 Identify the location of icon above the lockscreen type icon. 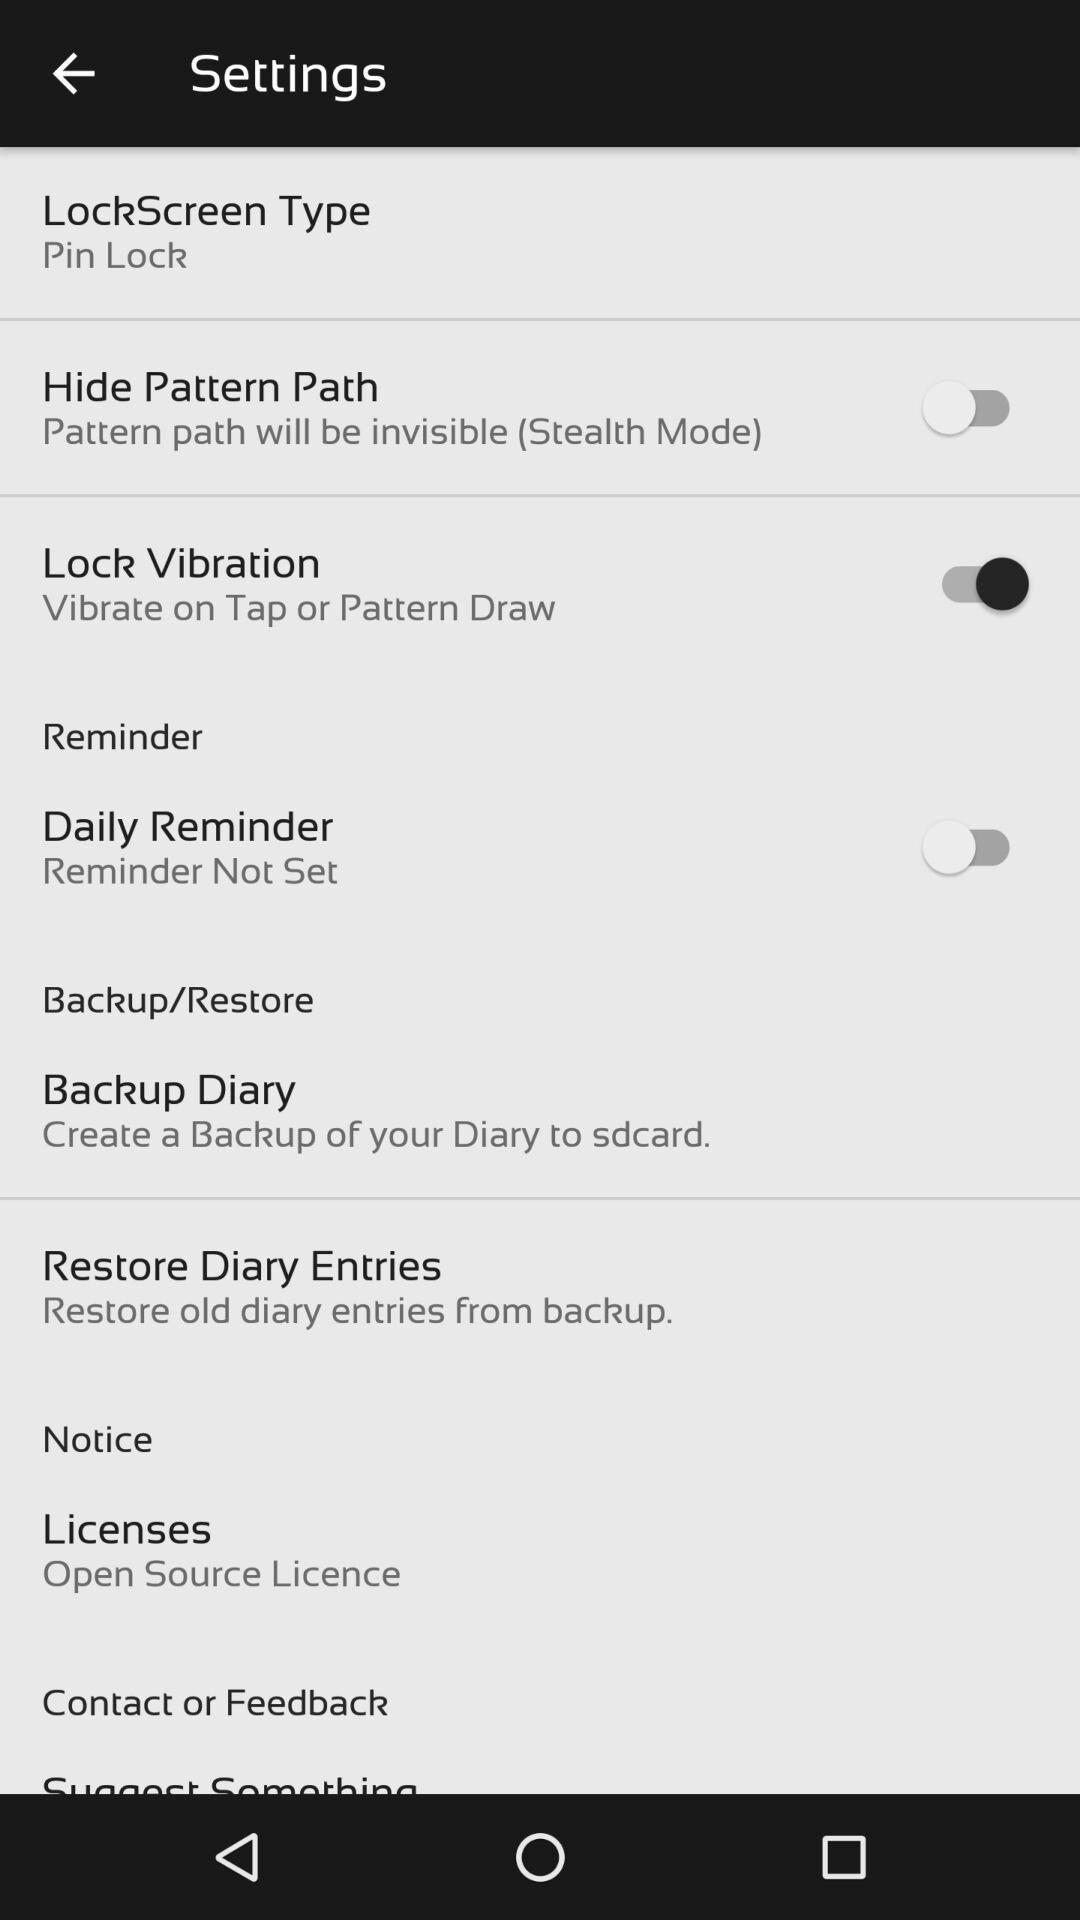
(72, 73).